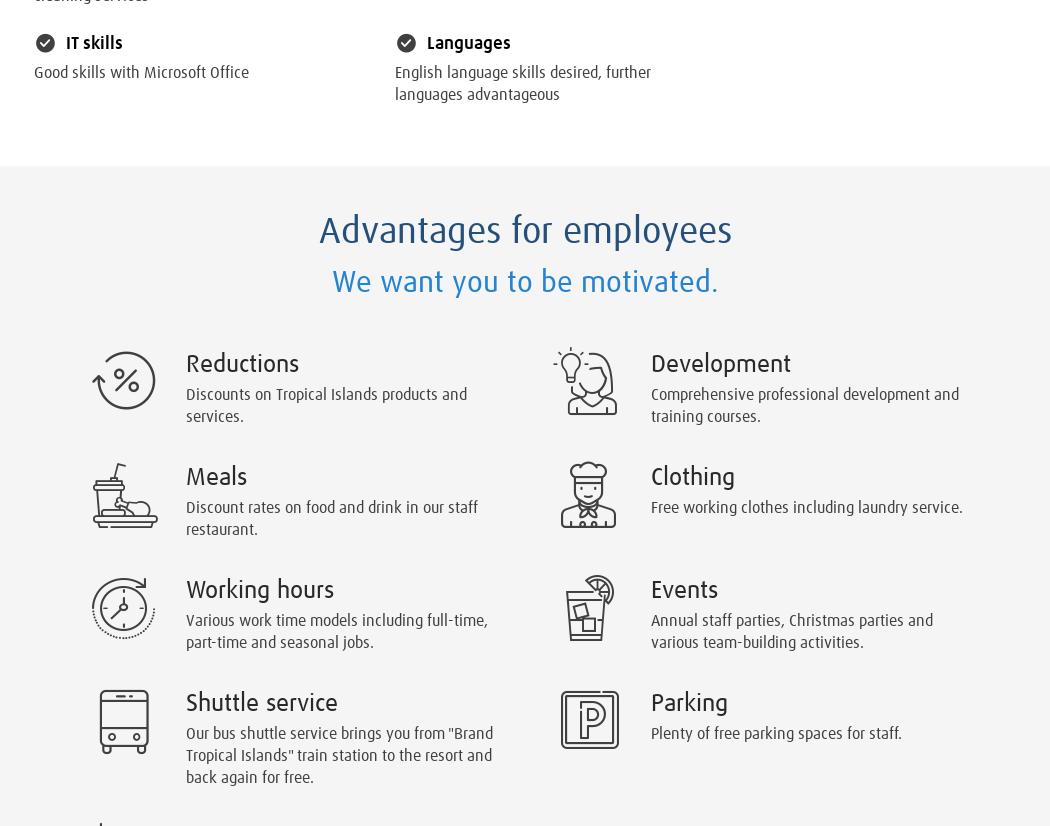 The image size is (1050, 826). Describe the element at coordinates (242, 364) in the screenshot. I see `'Reductions'` at that location.